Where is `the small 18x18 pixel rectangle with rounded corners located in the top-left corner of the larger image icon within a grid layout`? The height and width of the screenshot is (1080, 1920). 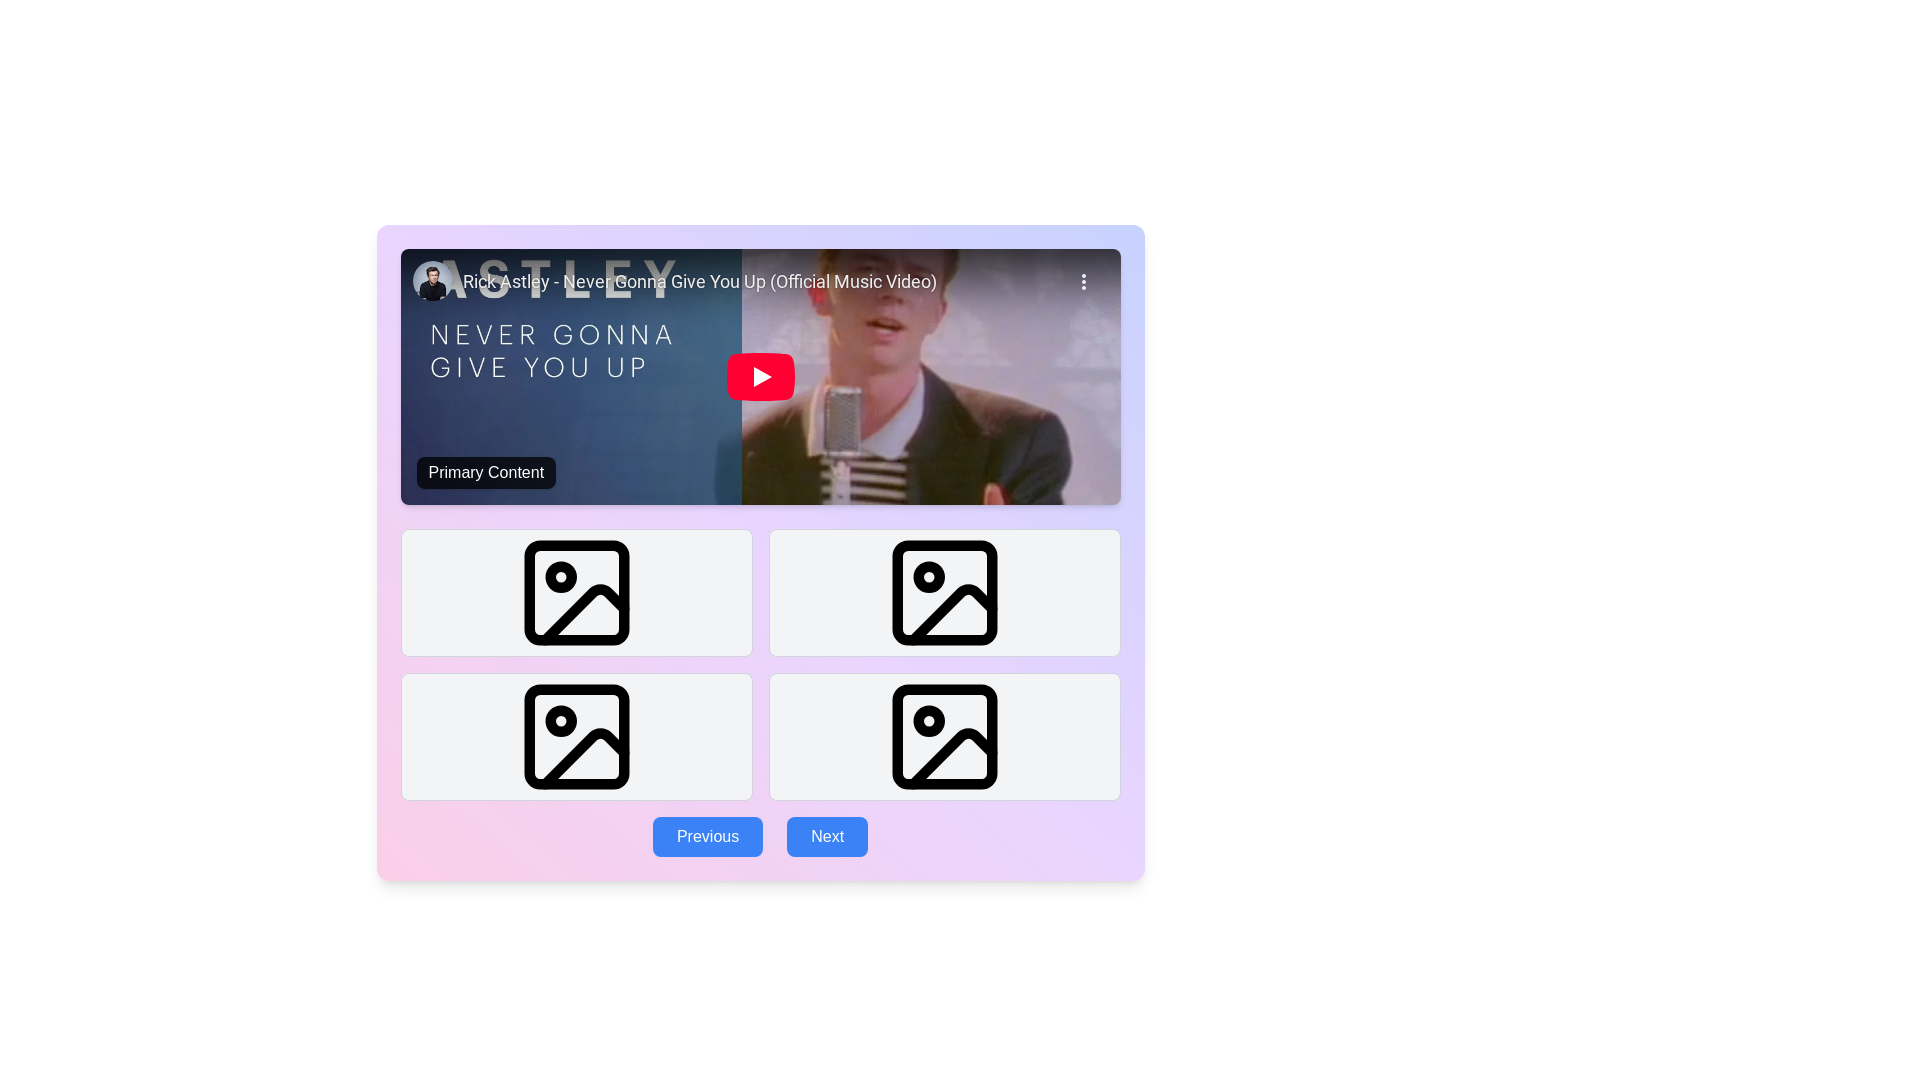
the small 18x18 pixel rectangle with rounded corners located in the top-left corner of the larger image icon within a grid layout is located at coordinates (575, 592).